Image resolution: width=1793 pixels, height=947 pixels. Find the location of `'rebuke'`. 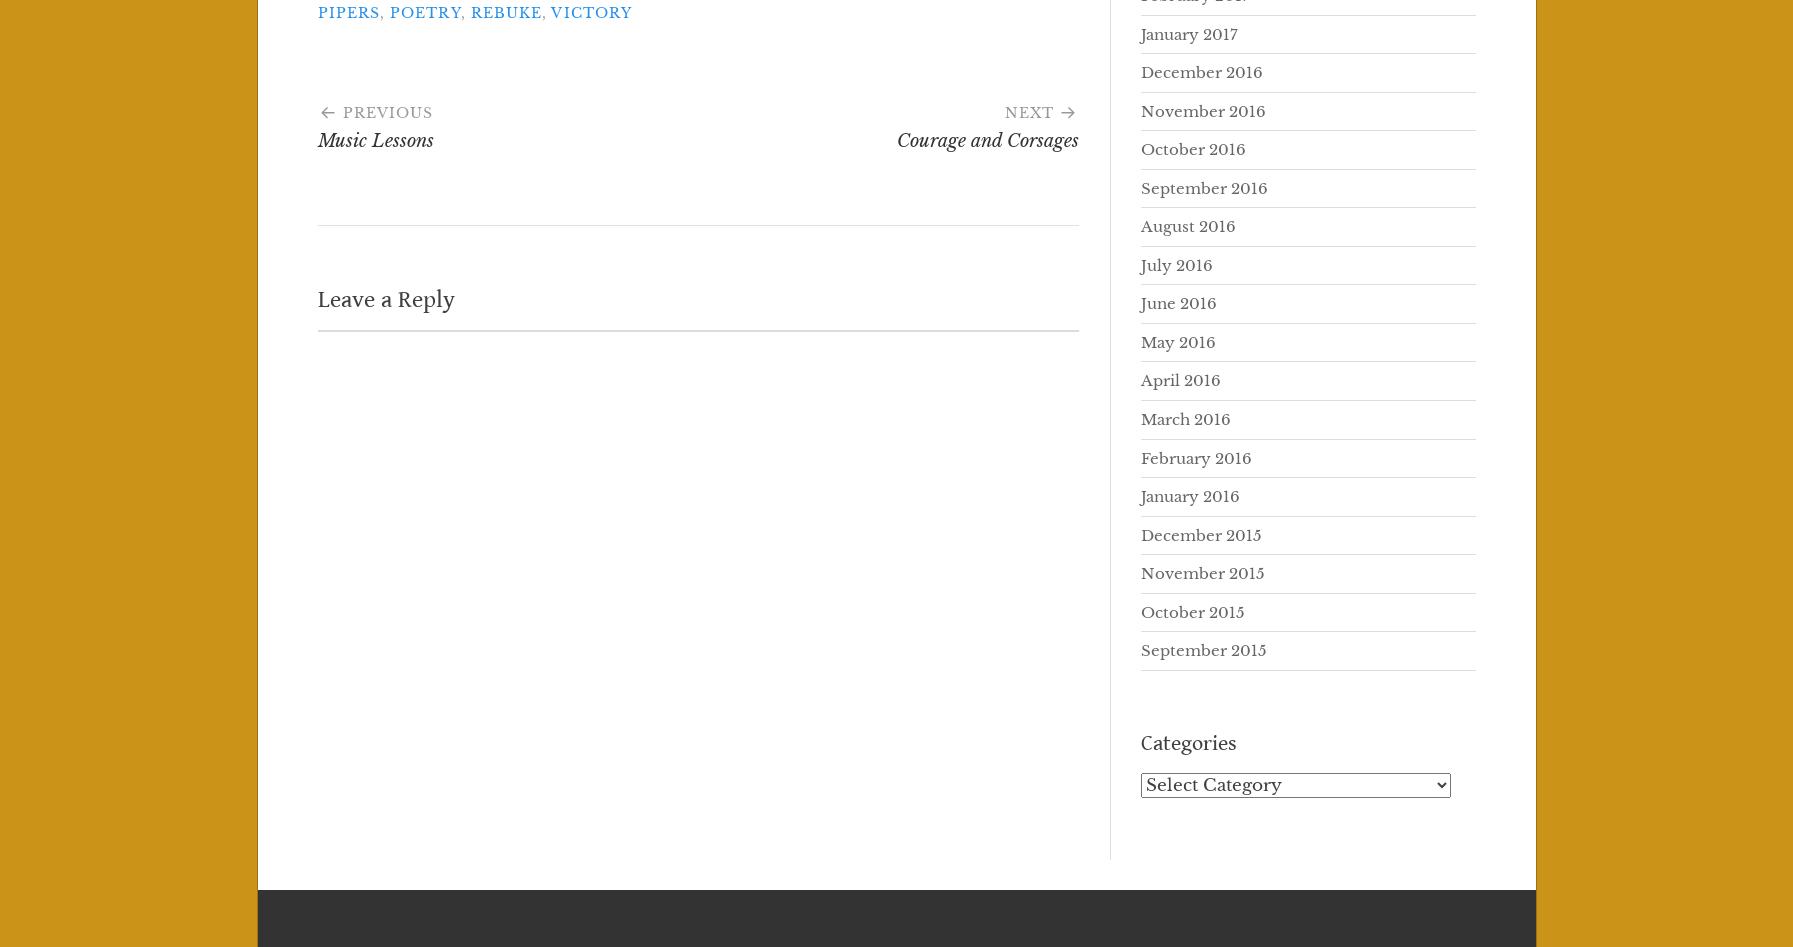

'rebuke' is located at coordinates (504, 13).